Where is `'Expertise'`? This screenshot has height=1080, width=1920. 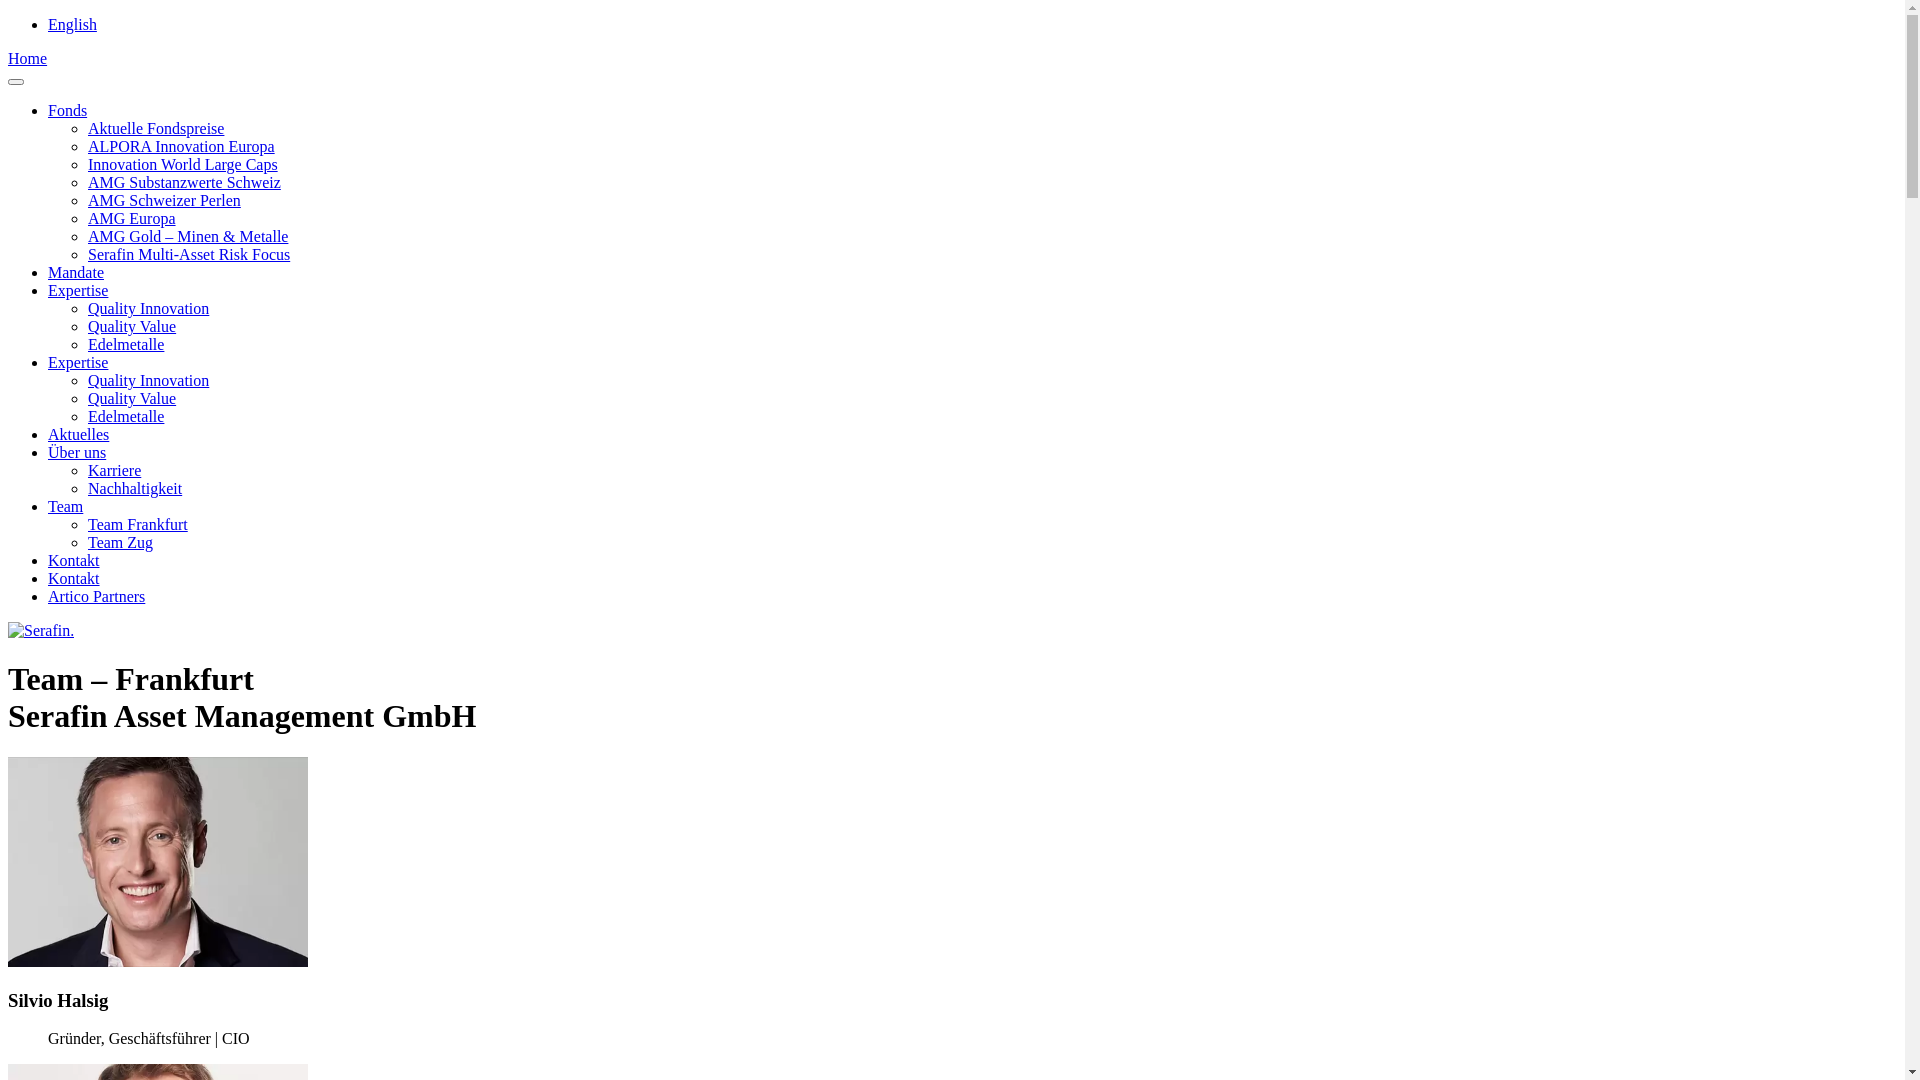
'Expertise' is located at coordinates (77, 362).